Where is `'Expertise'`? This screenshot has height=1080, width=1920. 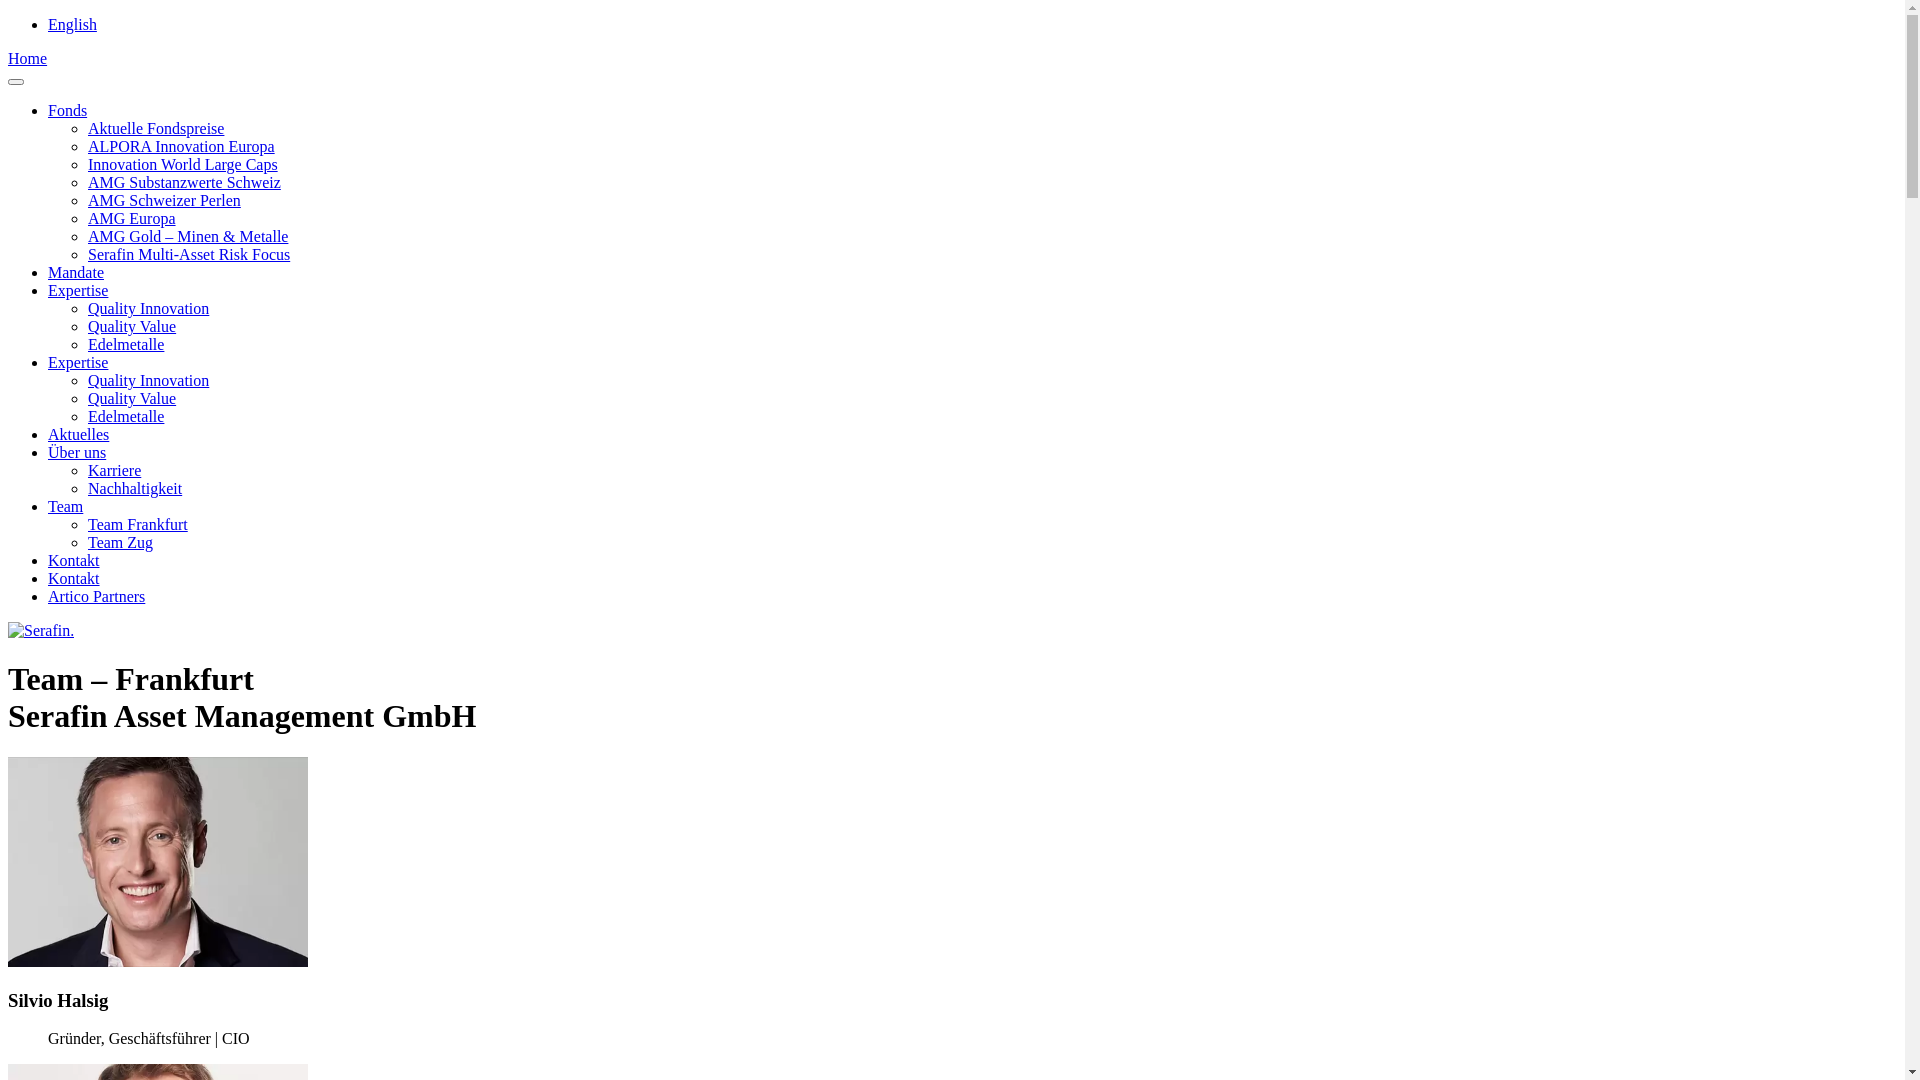
'Expertise' is located at coordinates (77, 362).